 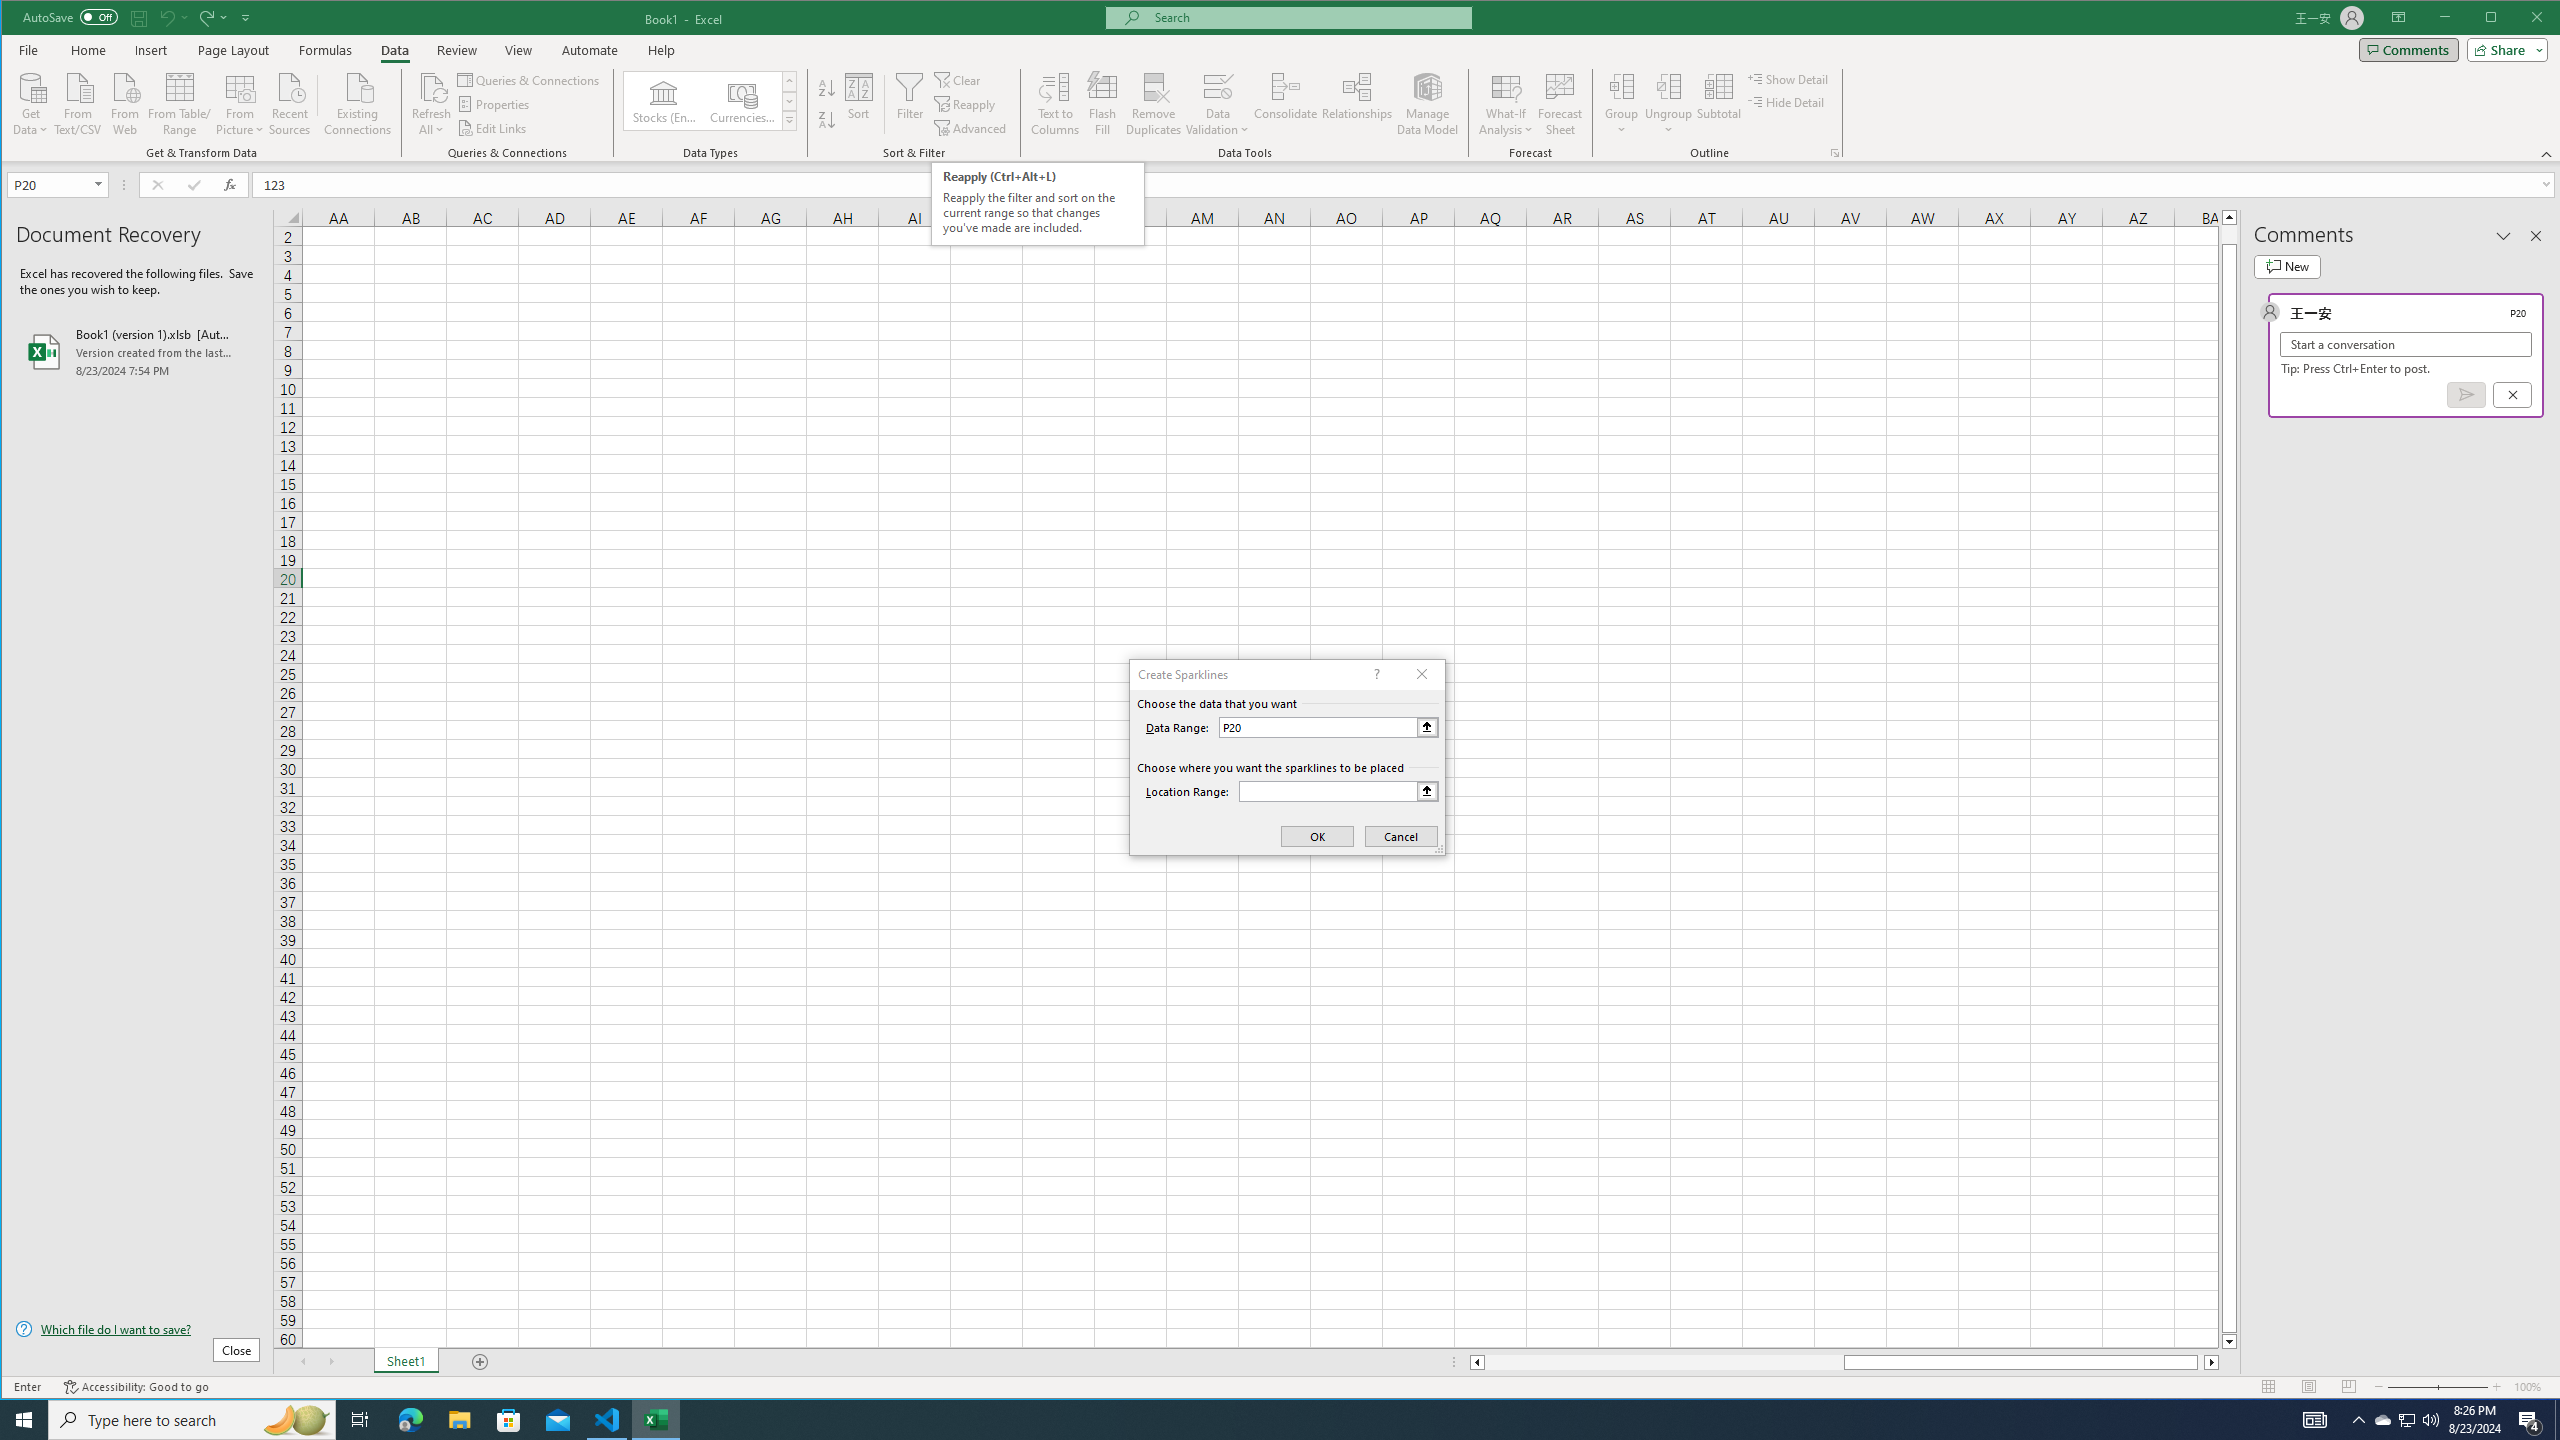 I want to click on 'Sort Largest to Smallest', so click(x=826, y=119).